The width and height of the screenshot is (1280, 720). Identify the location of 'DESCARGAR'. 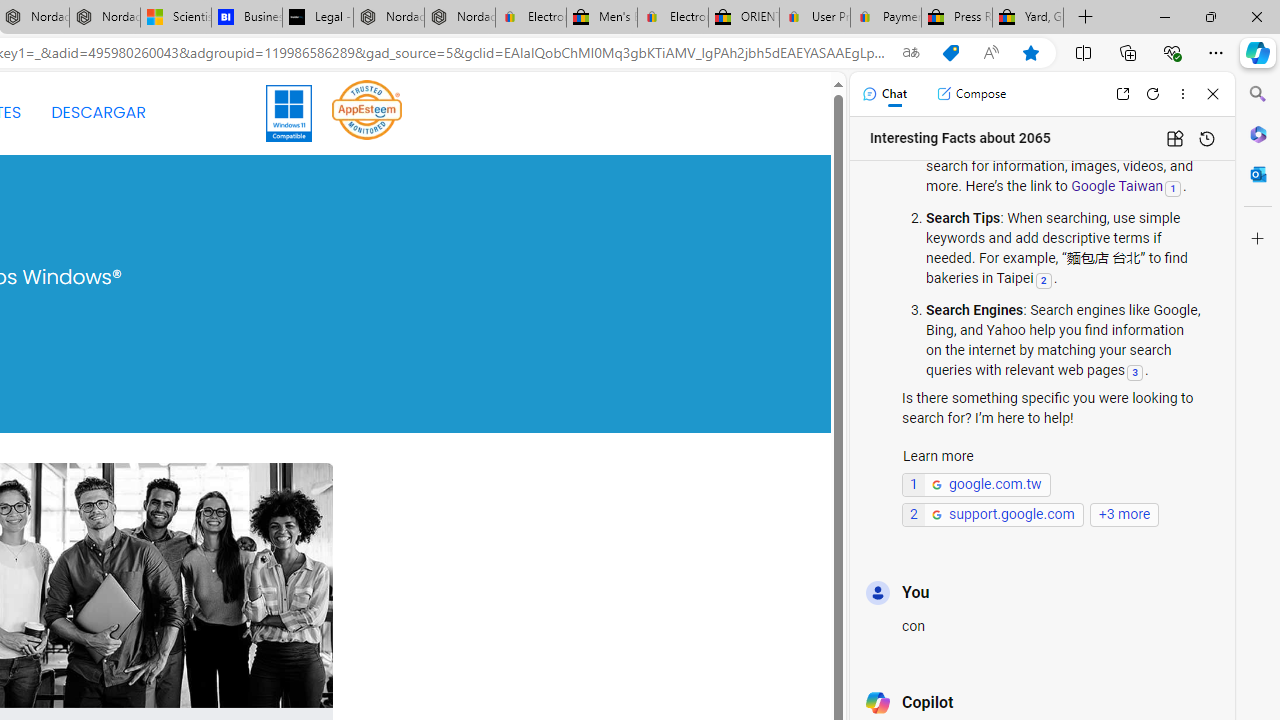
(97, 113).